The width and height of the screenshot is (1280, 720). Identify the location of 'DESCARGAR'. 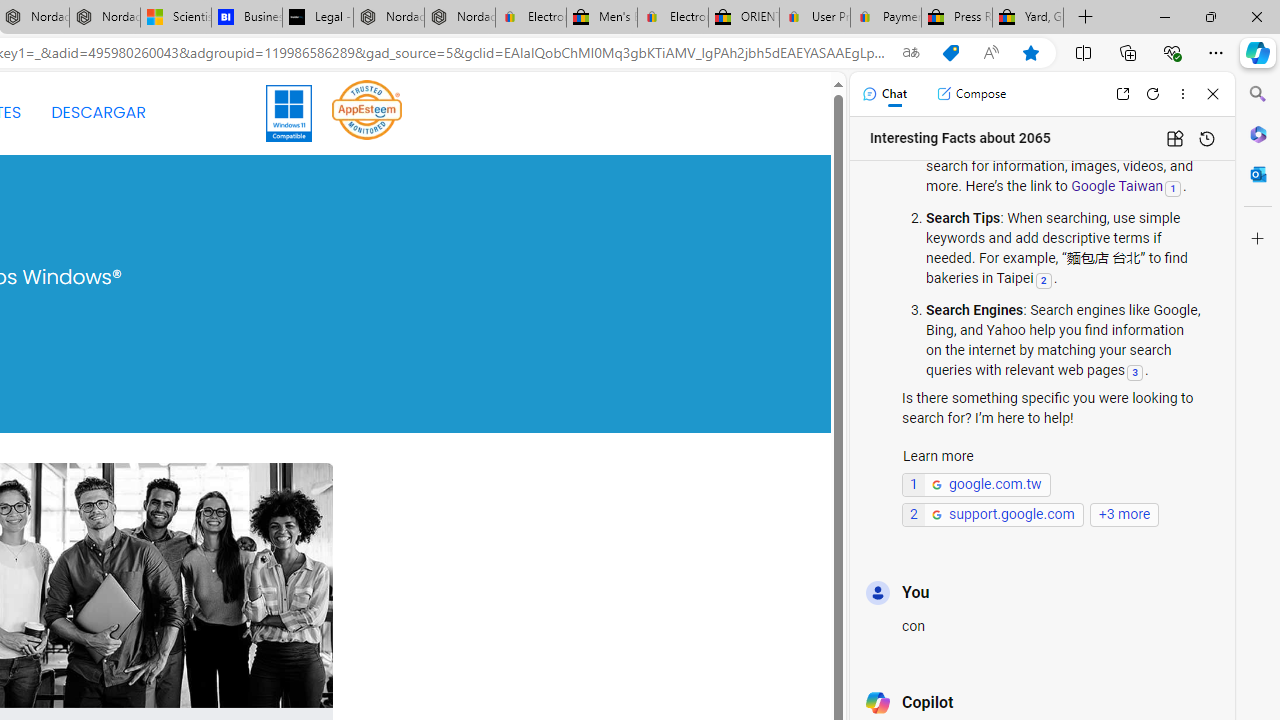
(97, 113).